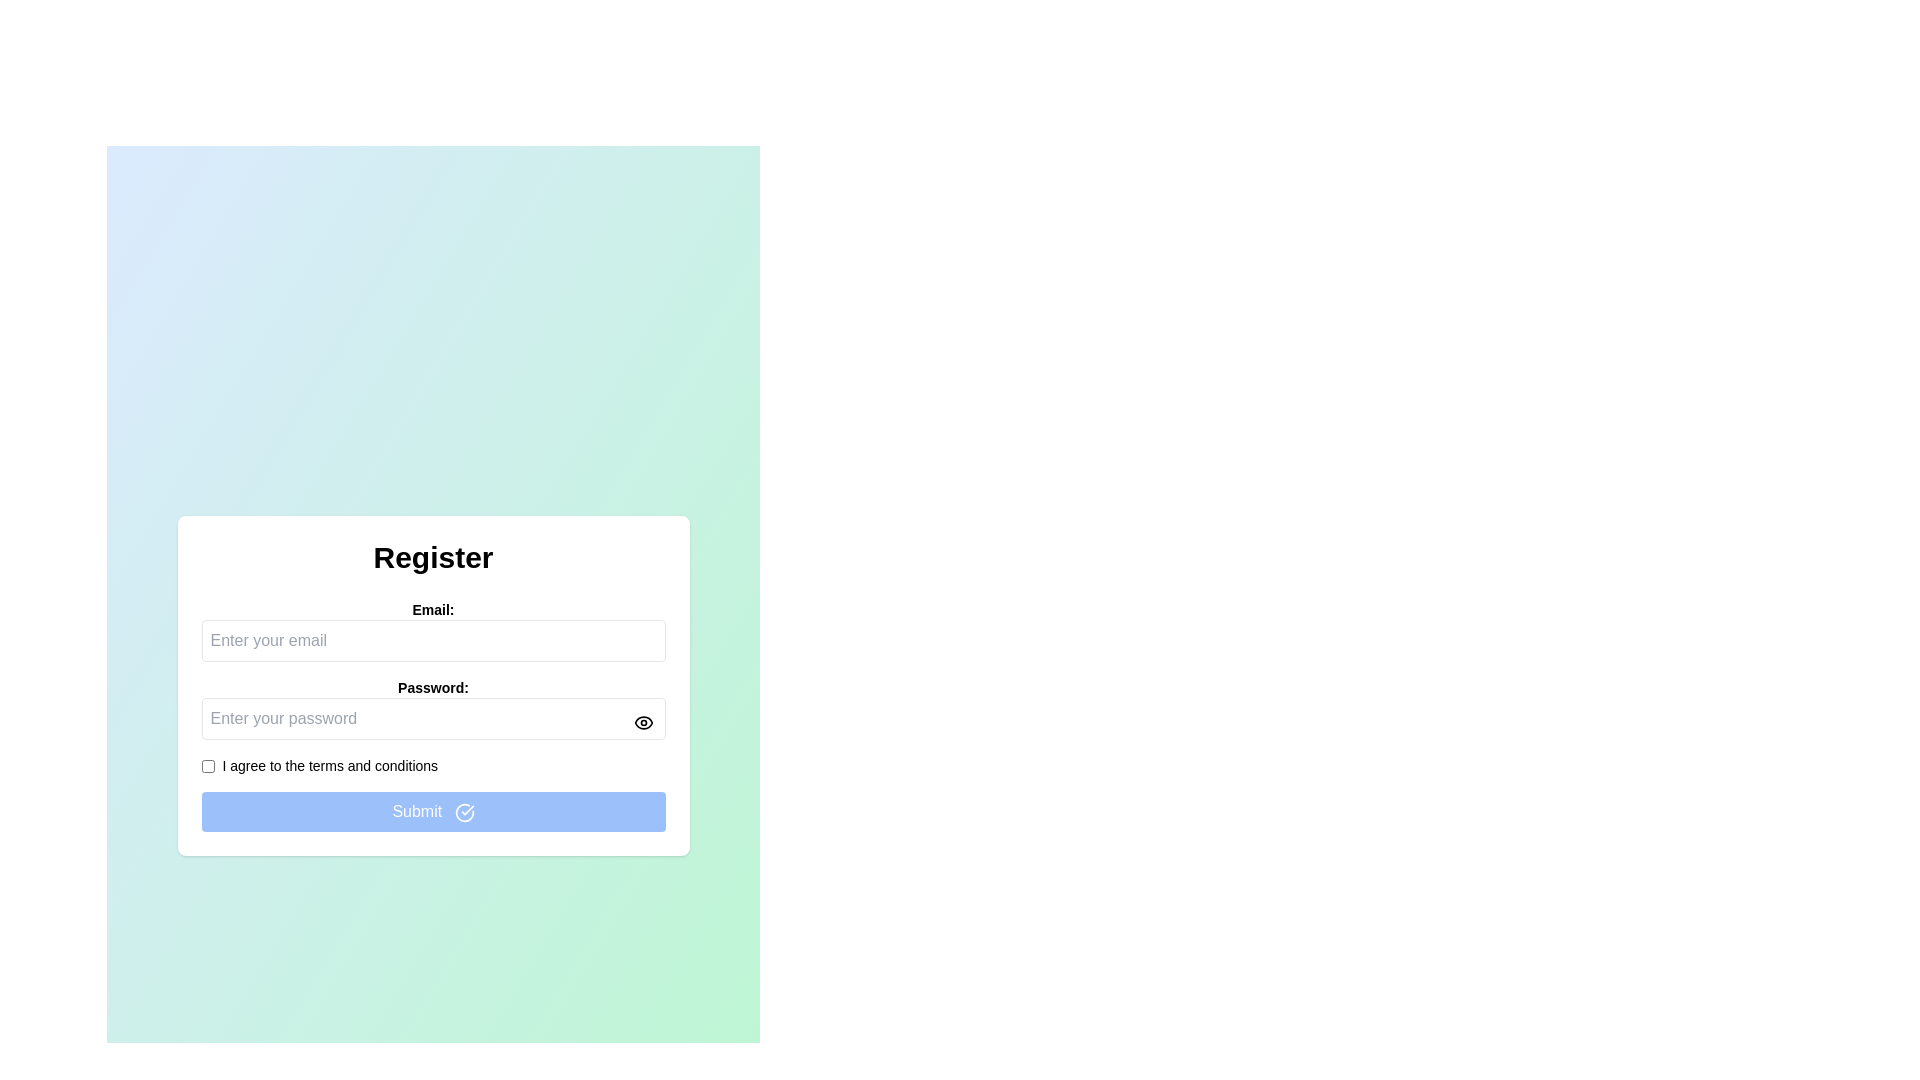 This screenshot has width=1920, height=1080. Describe the element at coordinates (330, 765) in the screenshot. I see `the descriptive text label that informs users about the agreement's terms, which is located to the right of the adjacent checkbox` at that location.